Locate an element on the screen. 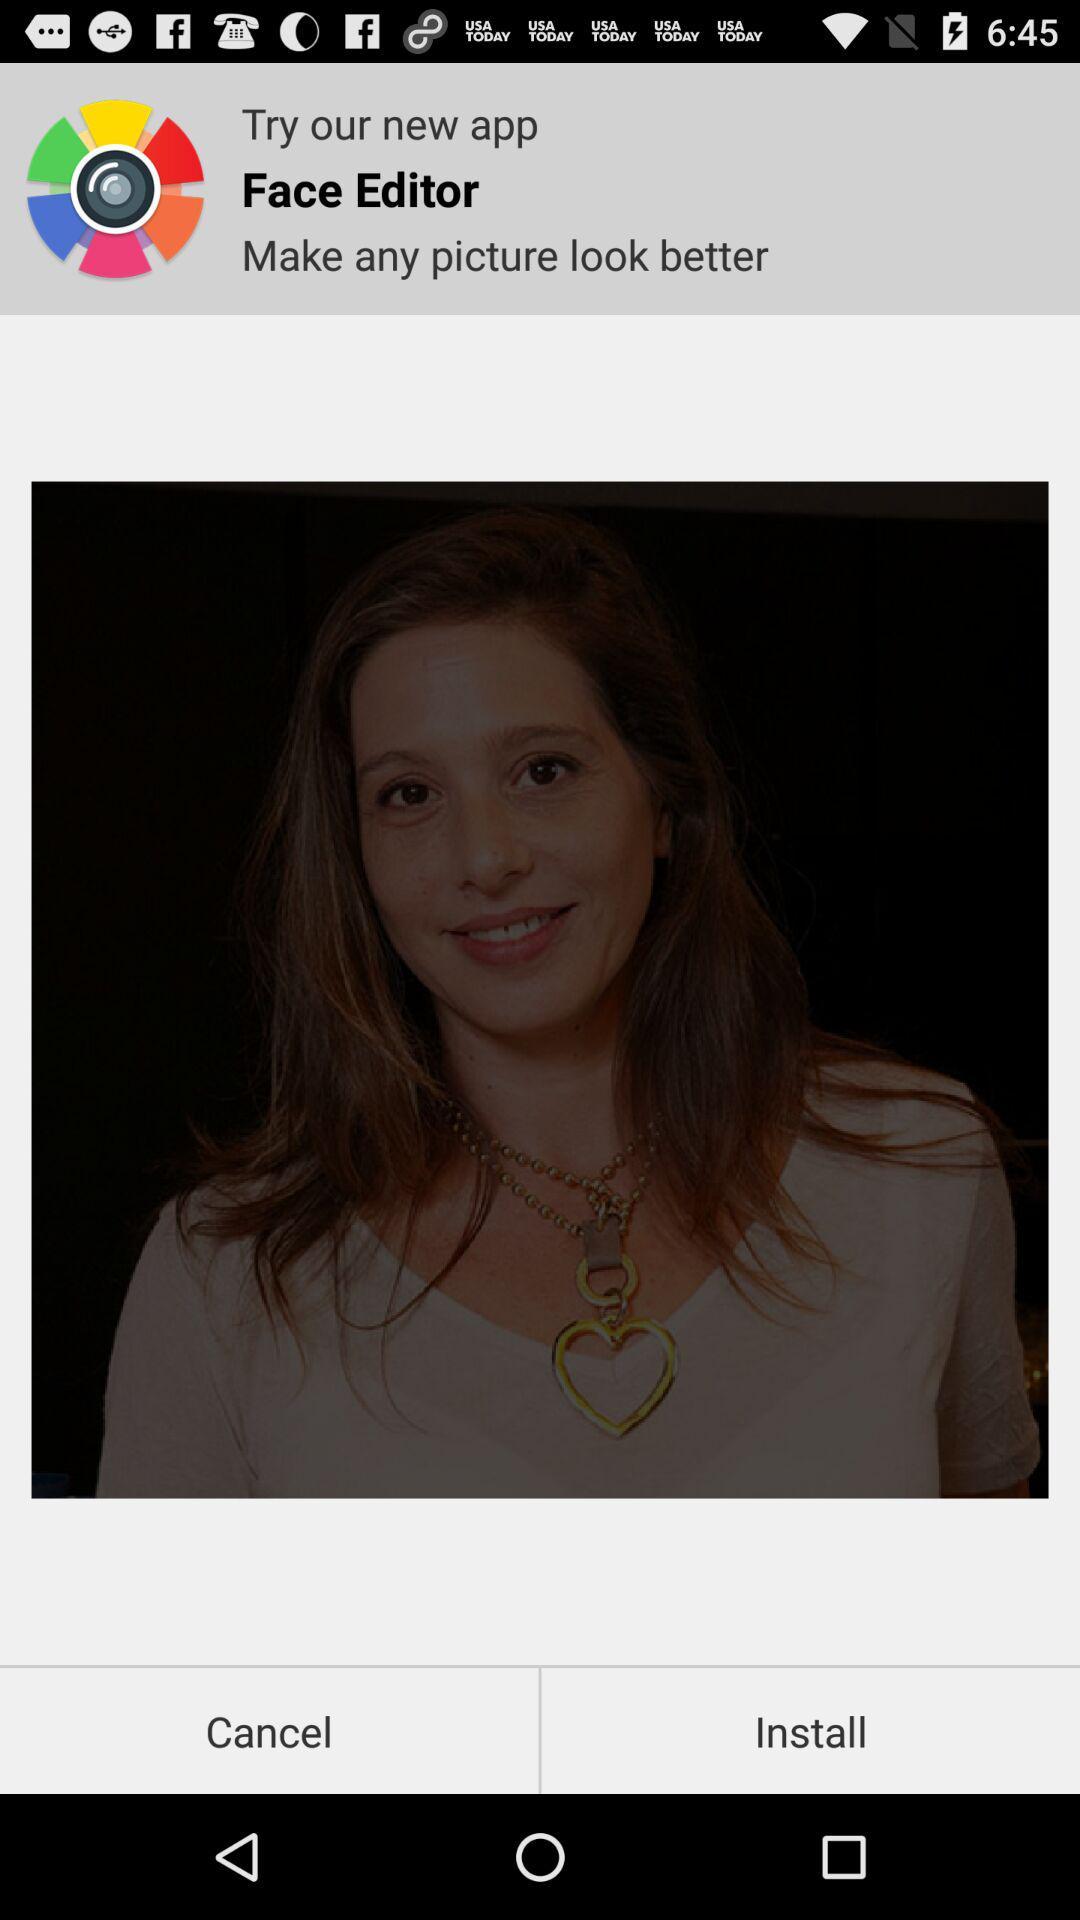 This screenshot has height=1920, width=1080. the item at the bottom right corner is located at coordinates (810, 1730).